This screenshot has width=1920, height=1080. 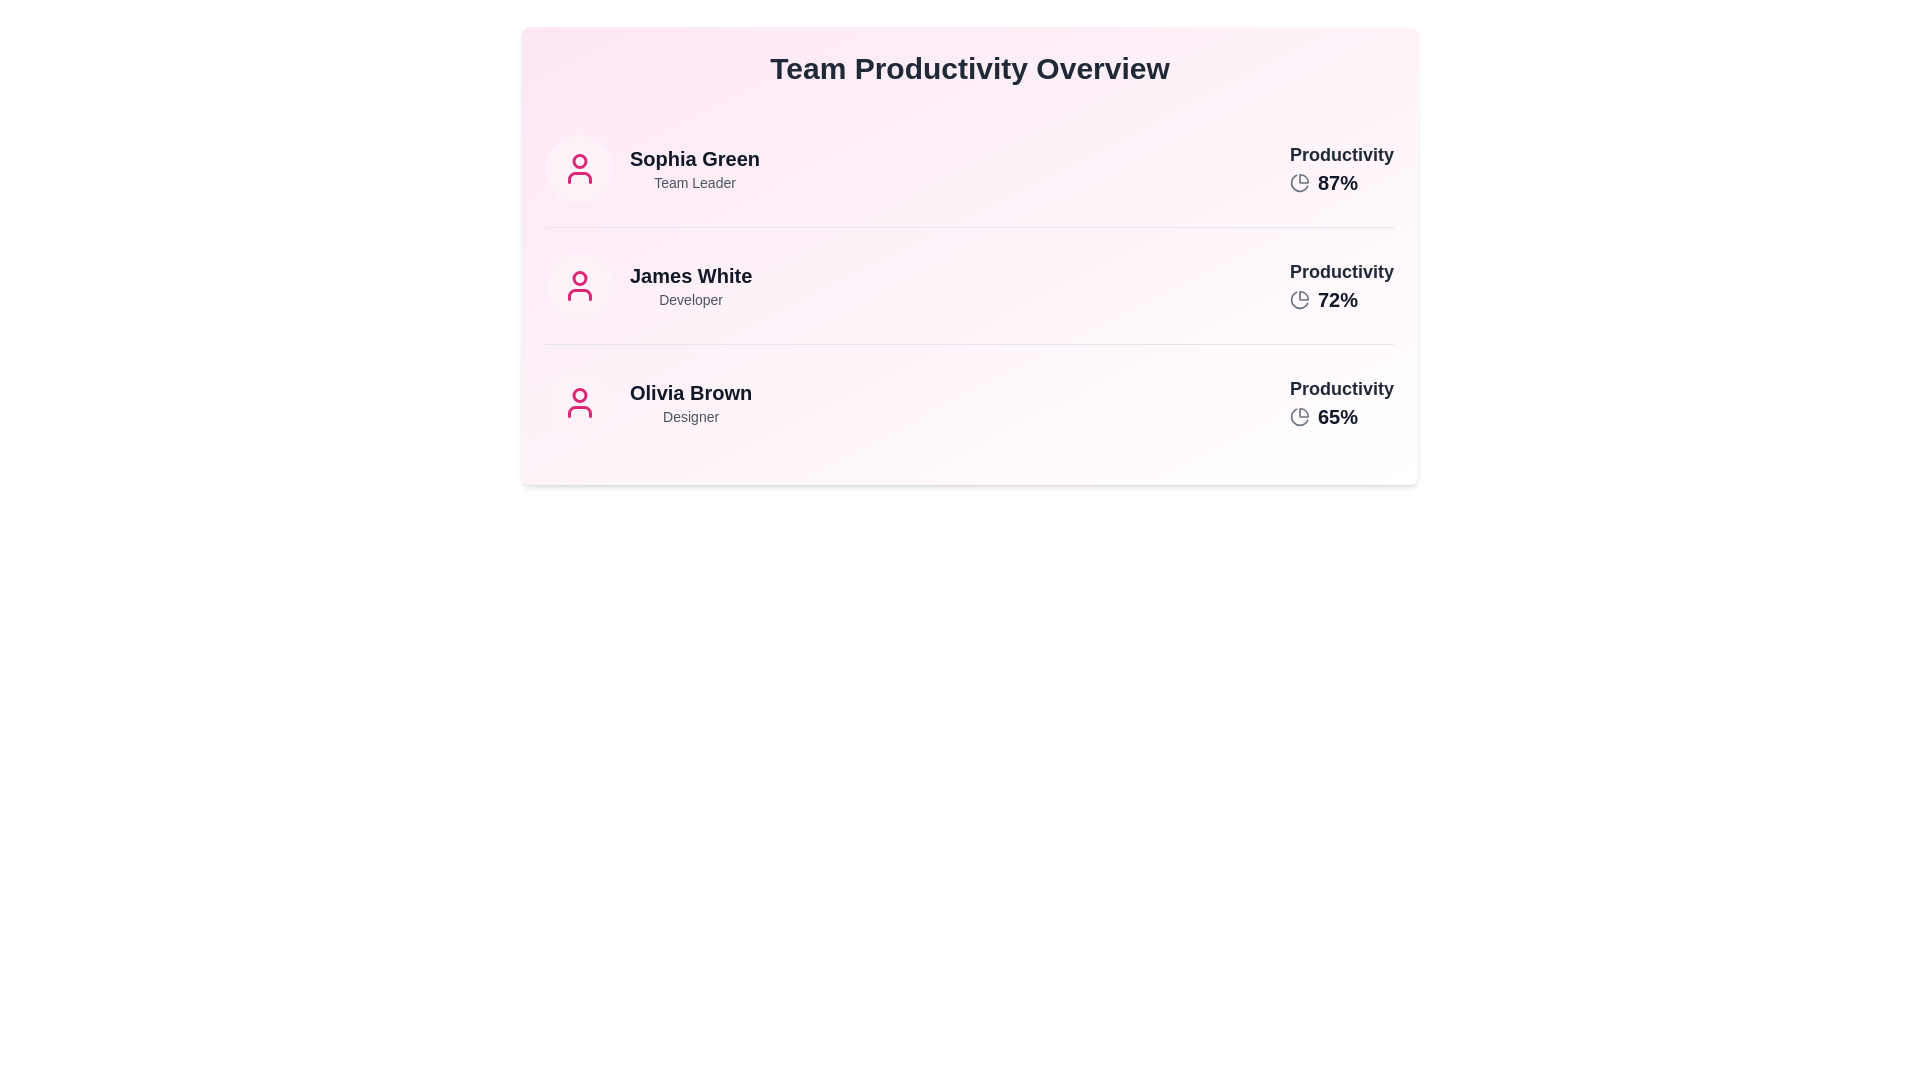 What do you see at coordinates (695, 168) in the screenshot?
I see `text content of the topmost text block displaying the name and title of the team leader, positioned next to a circular icon and above other entries like 'James White' and 'Olivia Brown'` at bounding box center [695, 168].